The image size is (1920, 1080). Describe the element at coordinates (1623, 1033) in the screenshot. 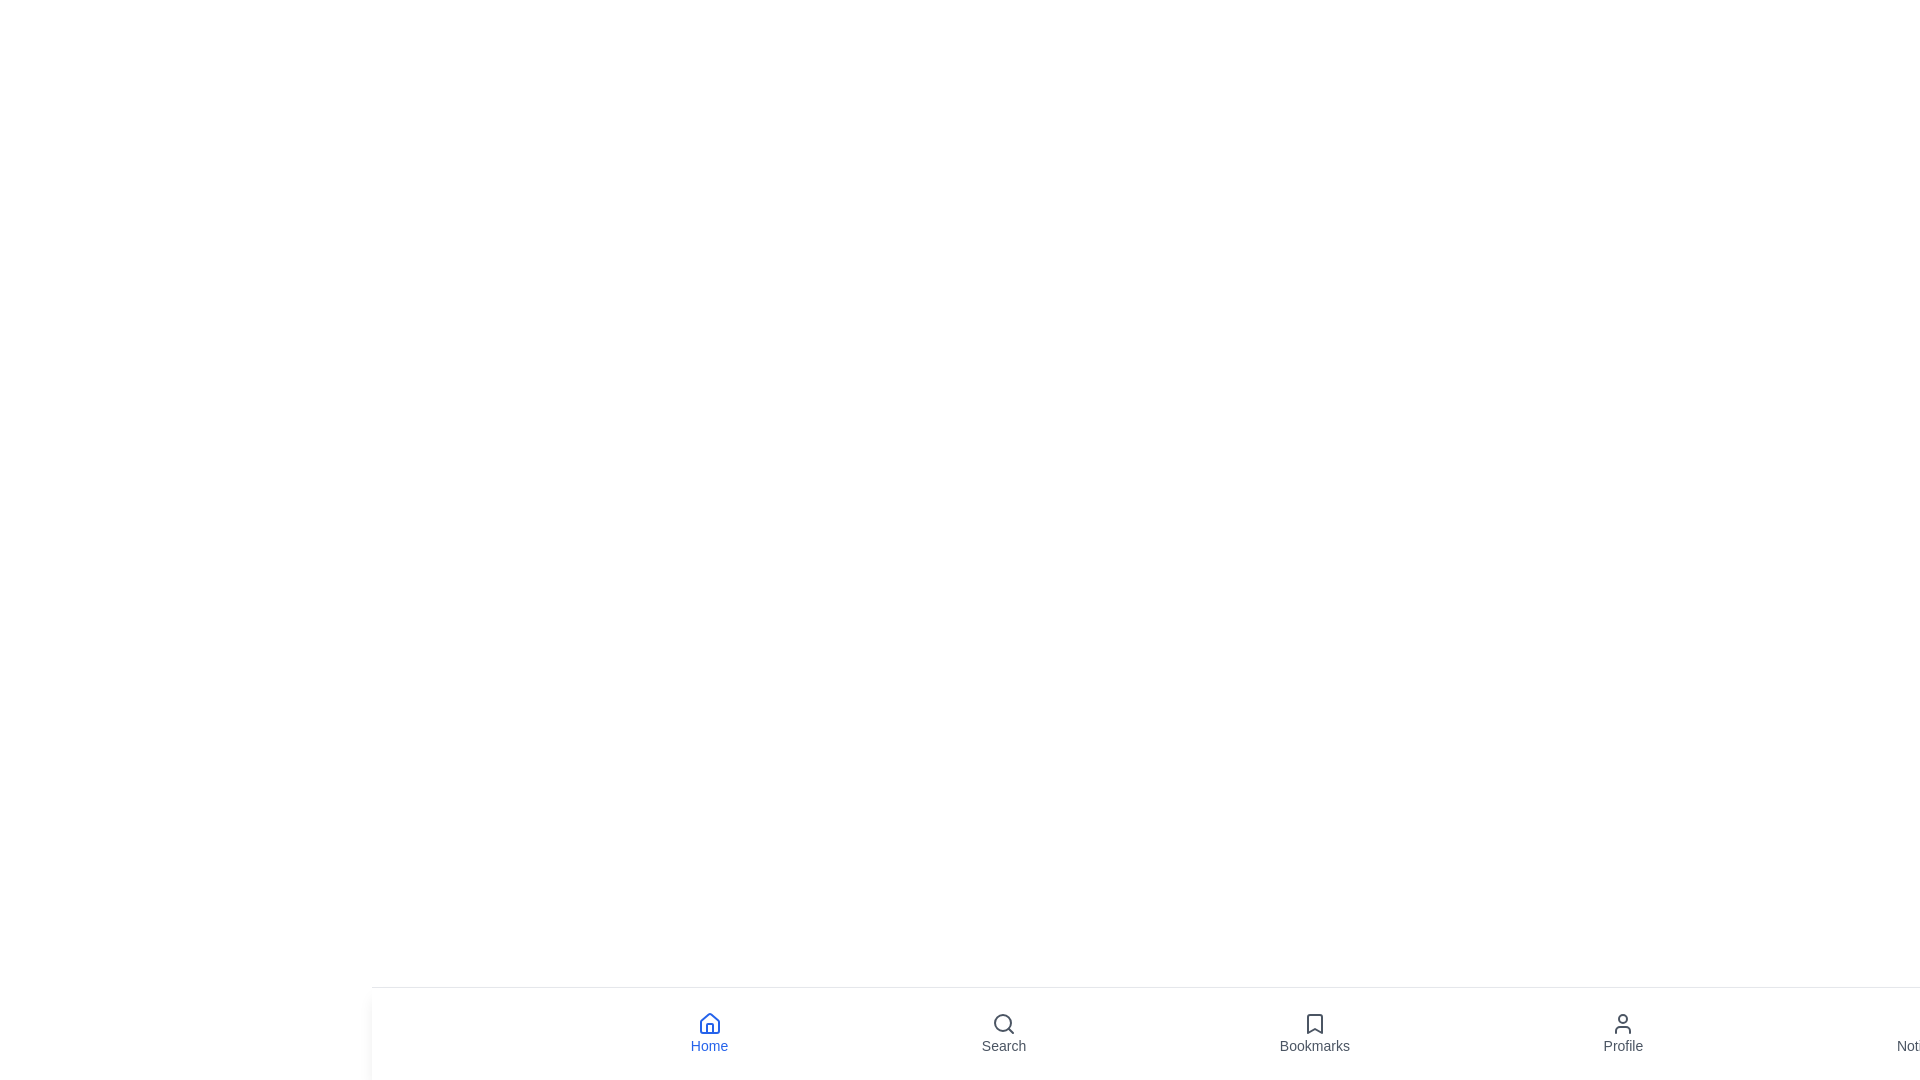

I see `the navigation tab labeled Profile` at that location.